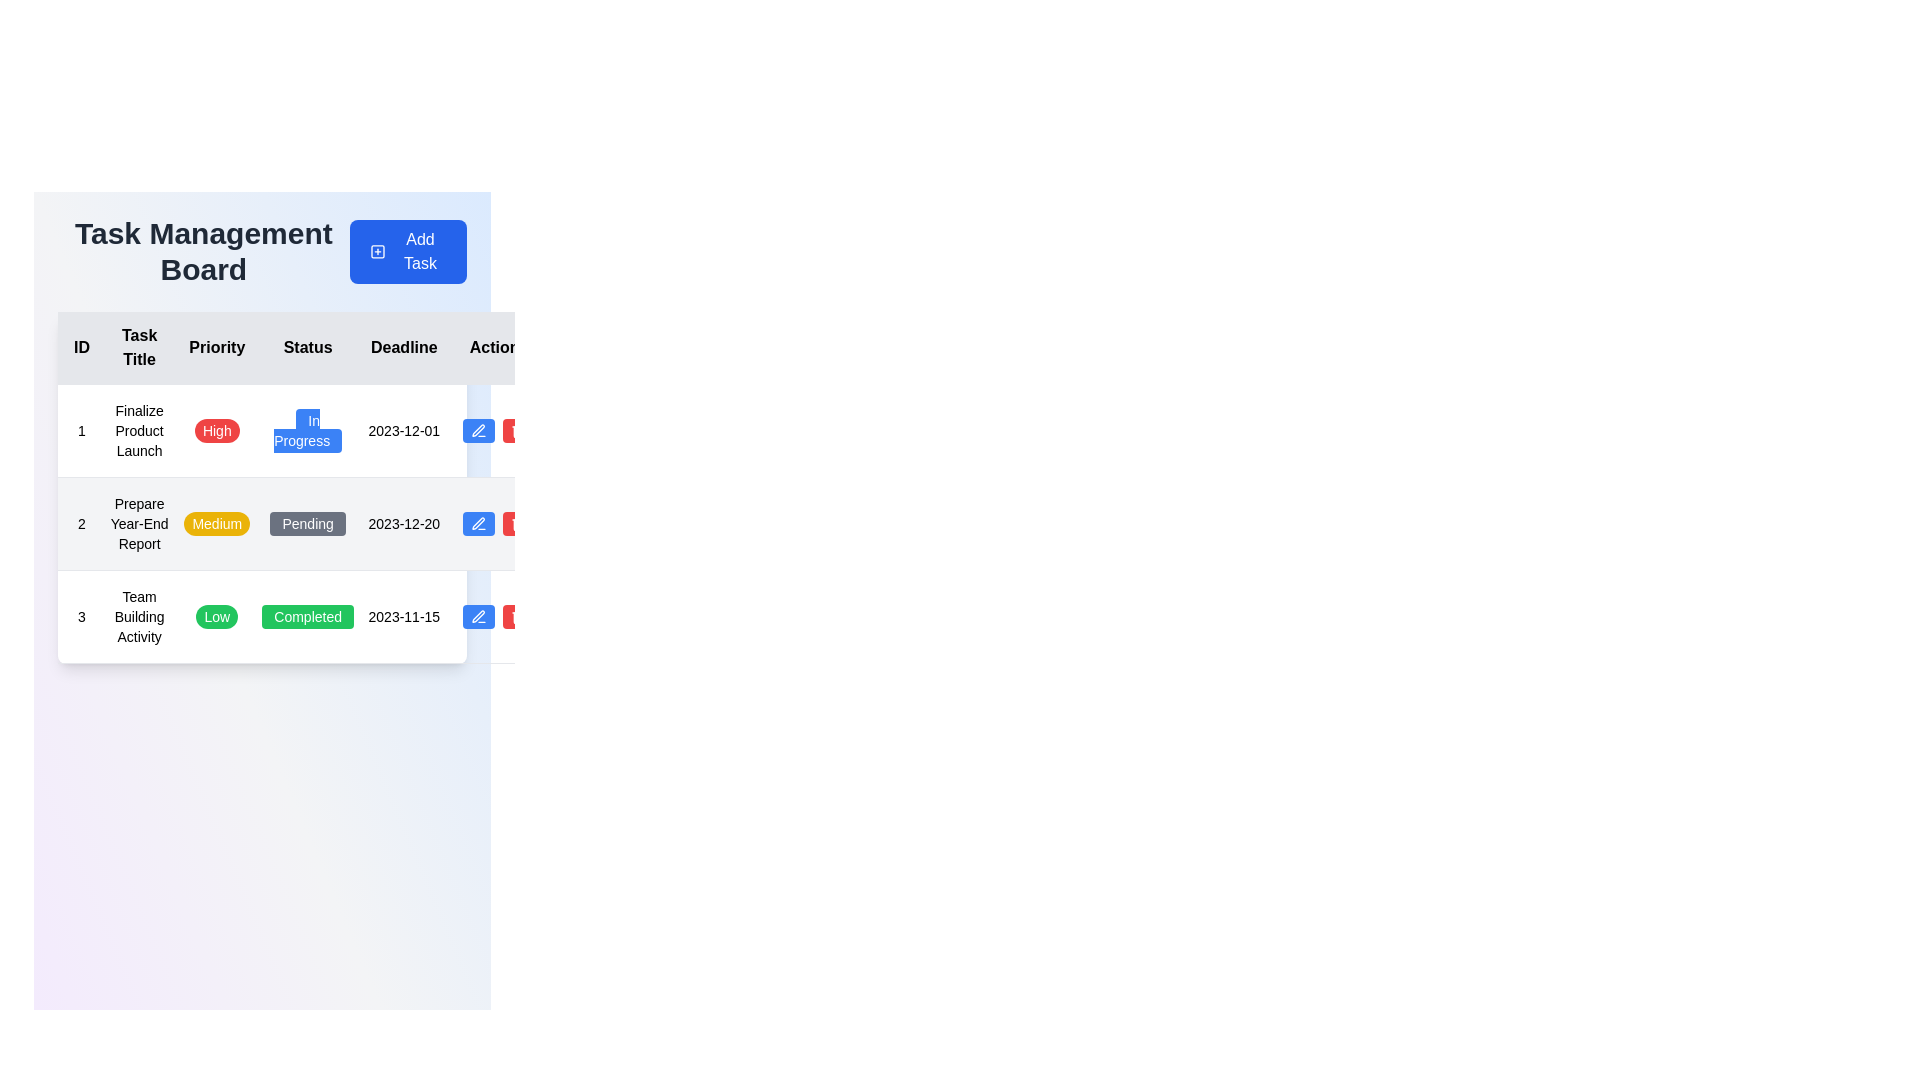 The width and height of the screenshot is (1920, 1080). What do you see at coordinates (217, 616) in the screenshot?
I see `the 'Low' priority Badge in the third row of the 'Priority' column for the task labeled 'Team Building Activity'` at bounding box center [217, 616].